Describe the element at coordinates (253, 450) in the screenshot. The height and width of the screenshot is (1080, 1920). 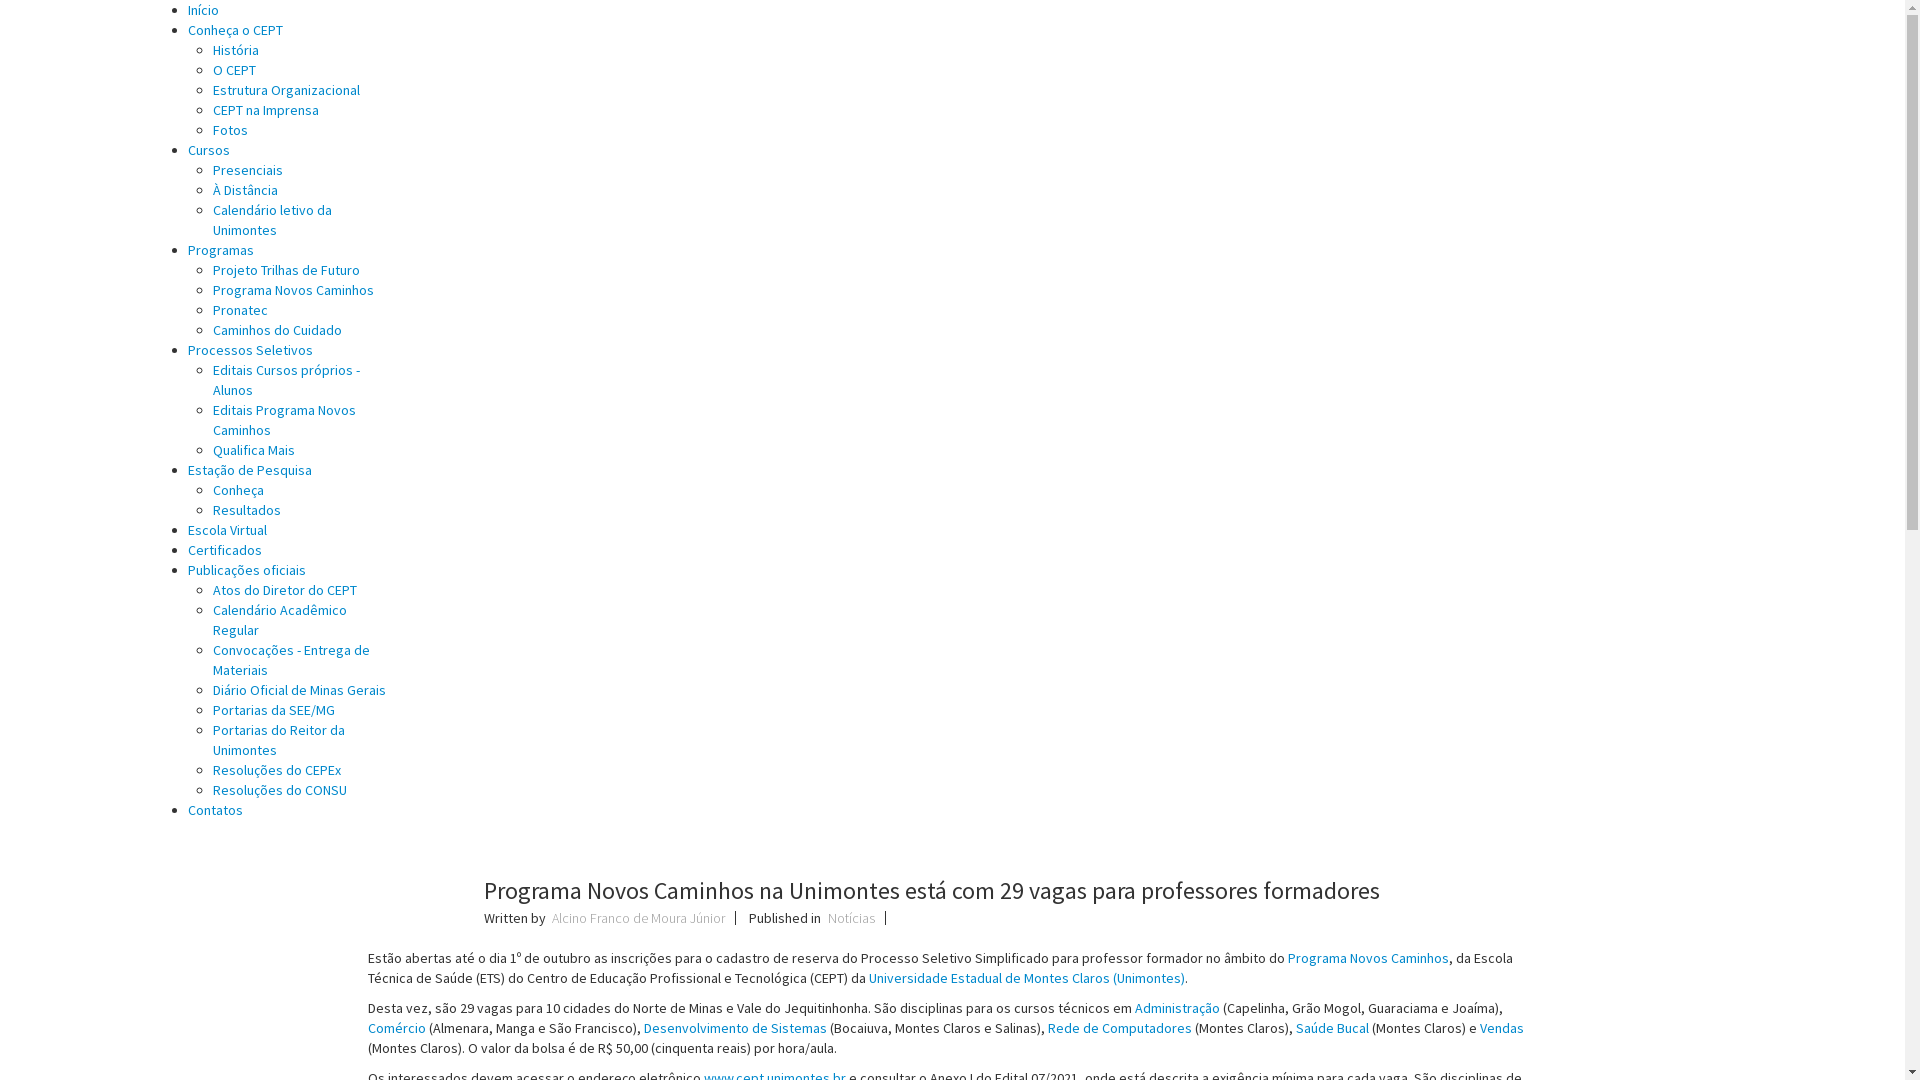
I see `'Qualifica Mais'` at that location.